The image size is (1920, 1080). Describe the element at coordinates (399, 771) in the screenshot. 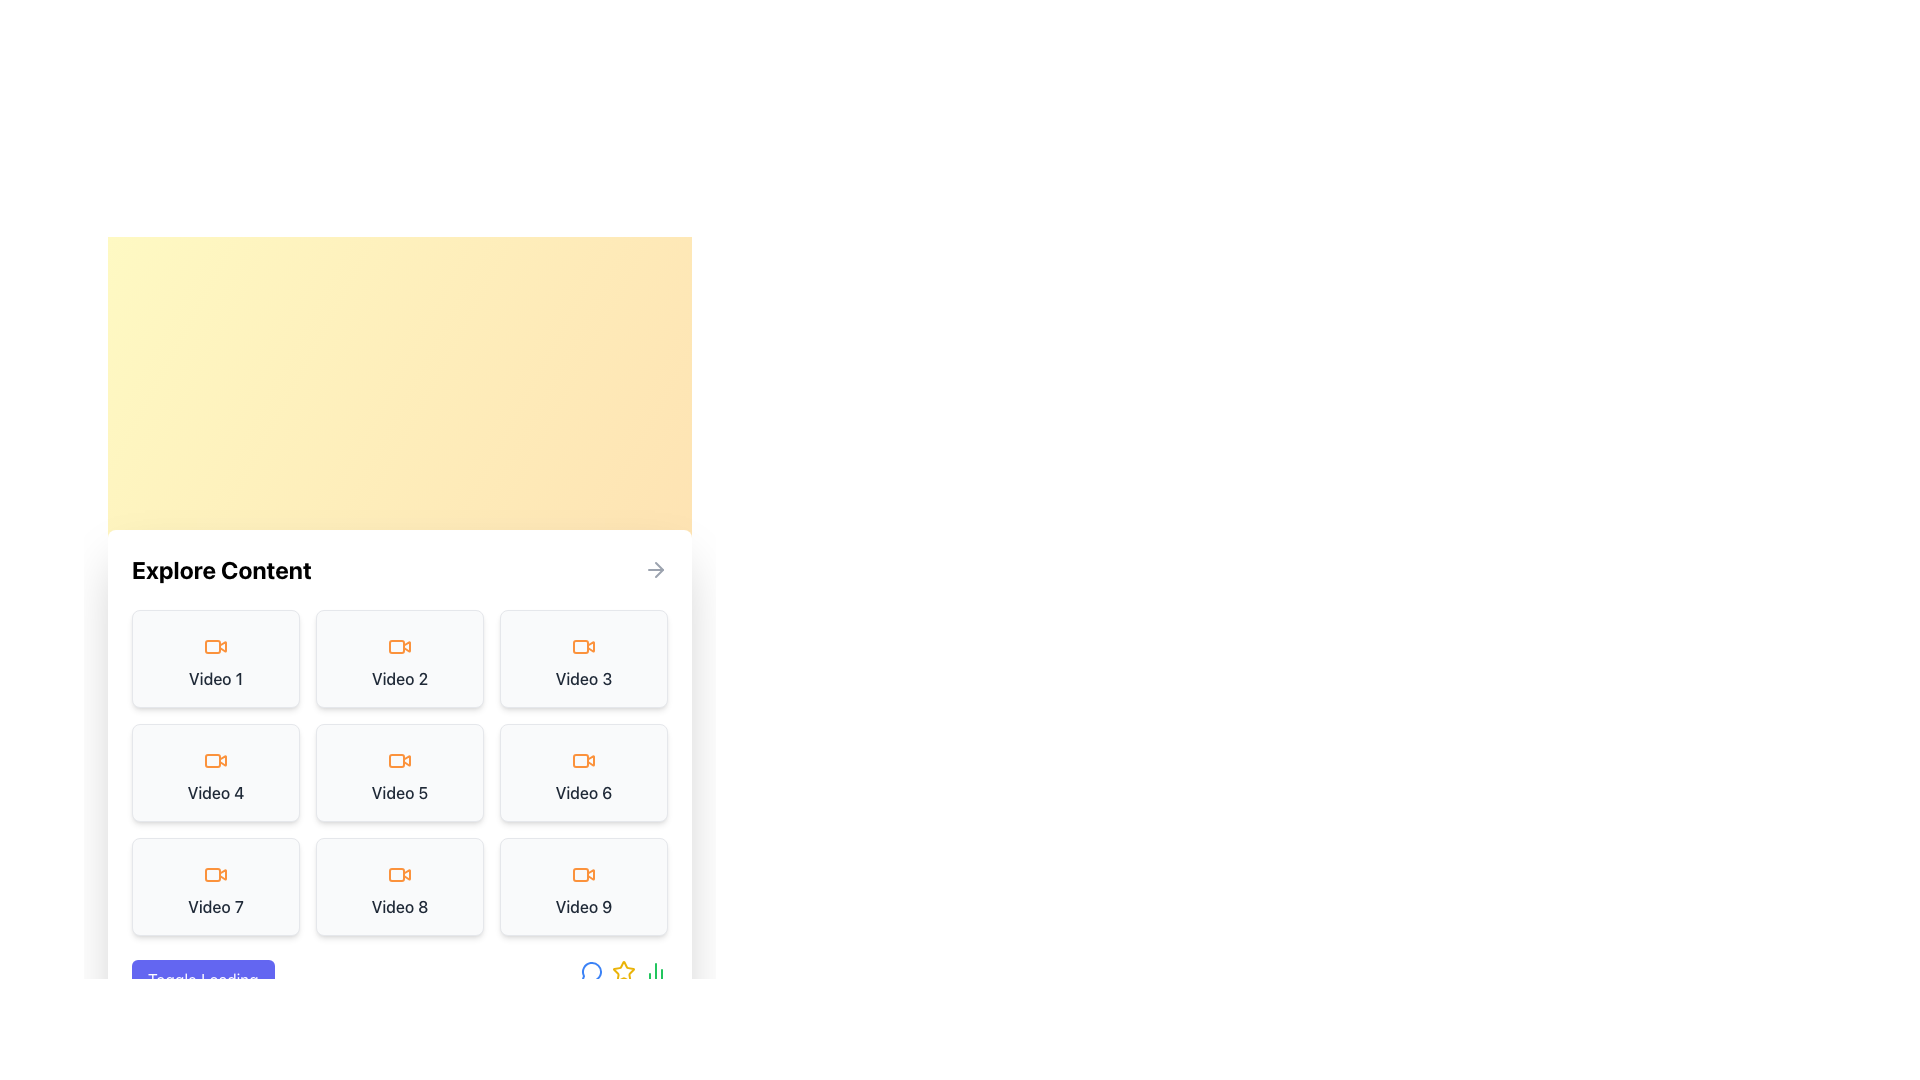

I see `the central tile in the second row of the grid layout, labeled 'Video 5'` at that location.